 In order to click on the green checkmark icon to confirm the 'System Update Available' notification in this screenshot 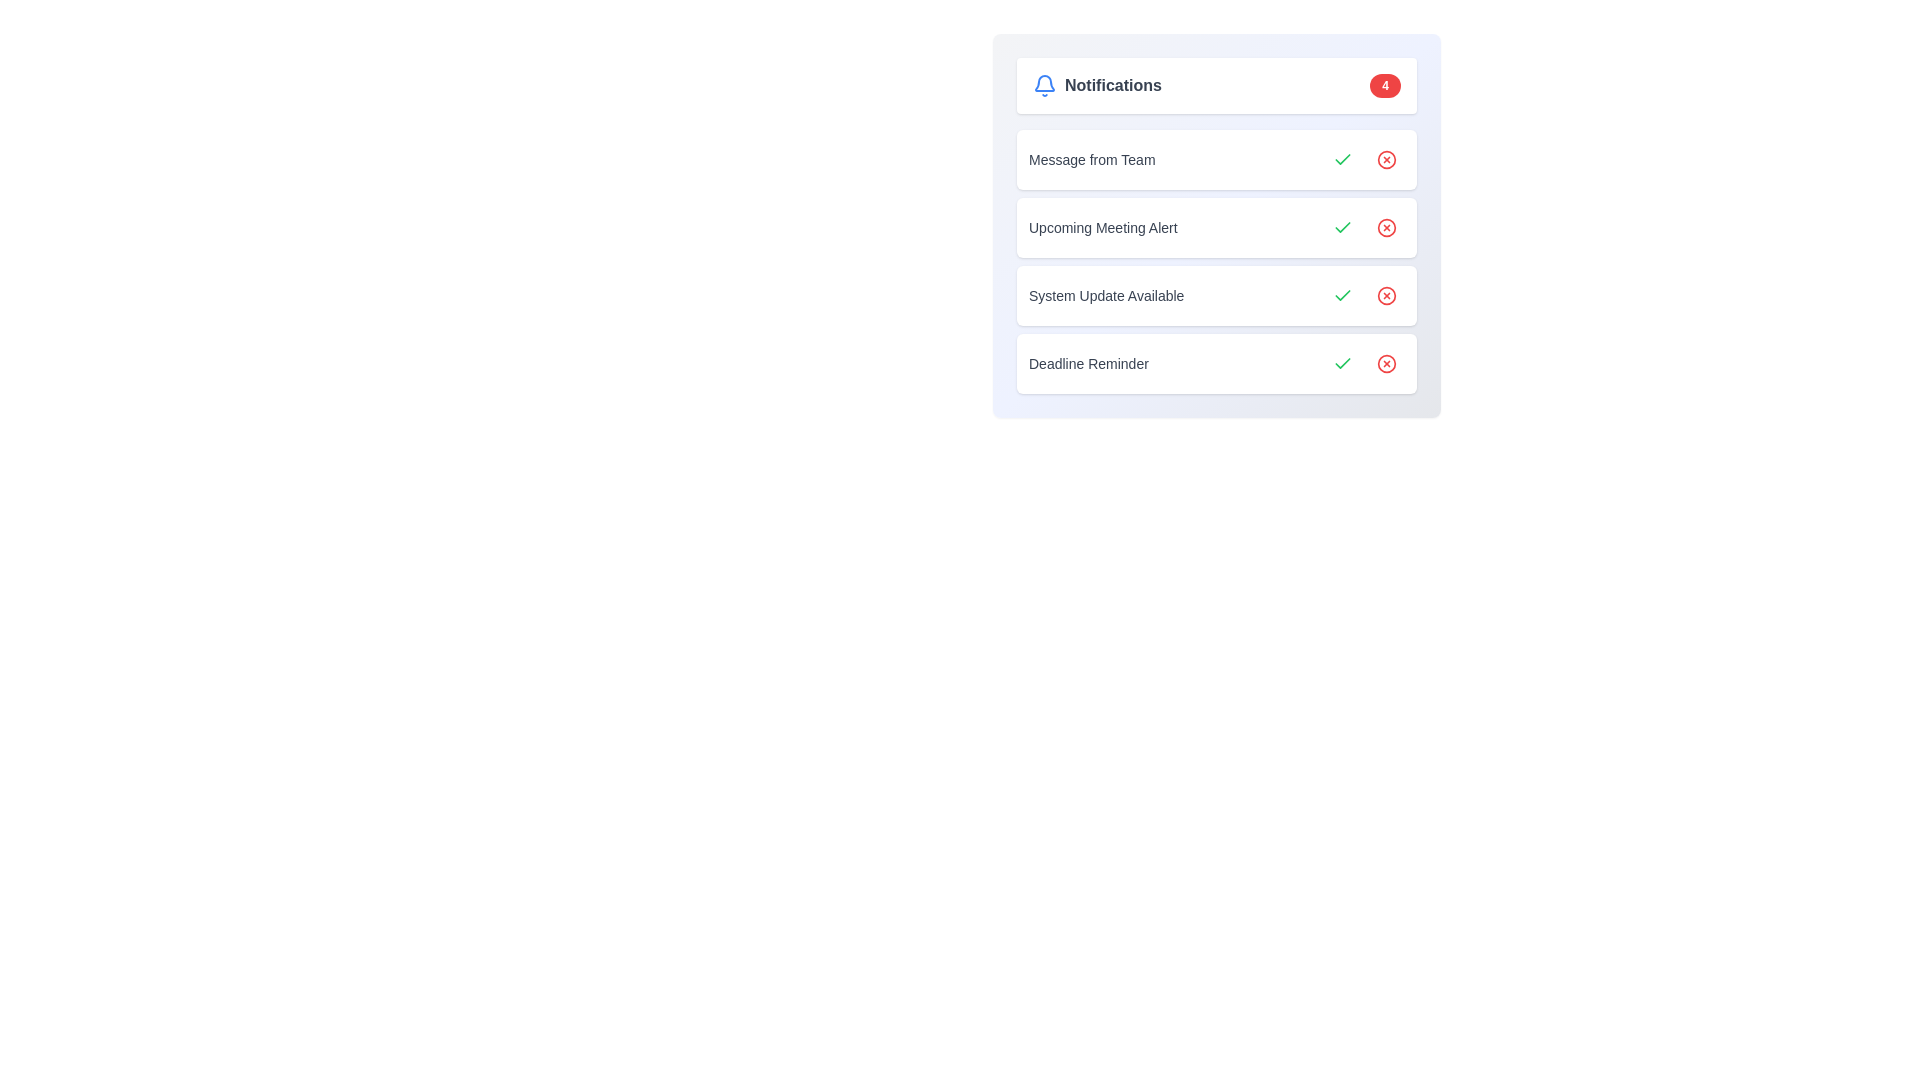, I will do `click(1343, 296)`.